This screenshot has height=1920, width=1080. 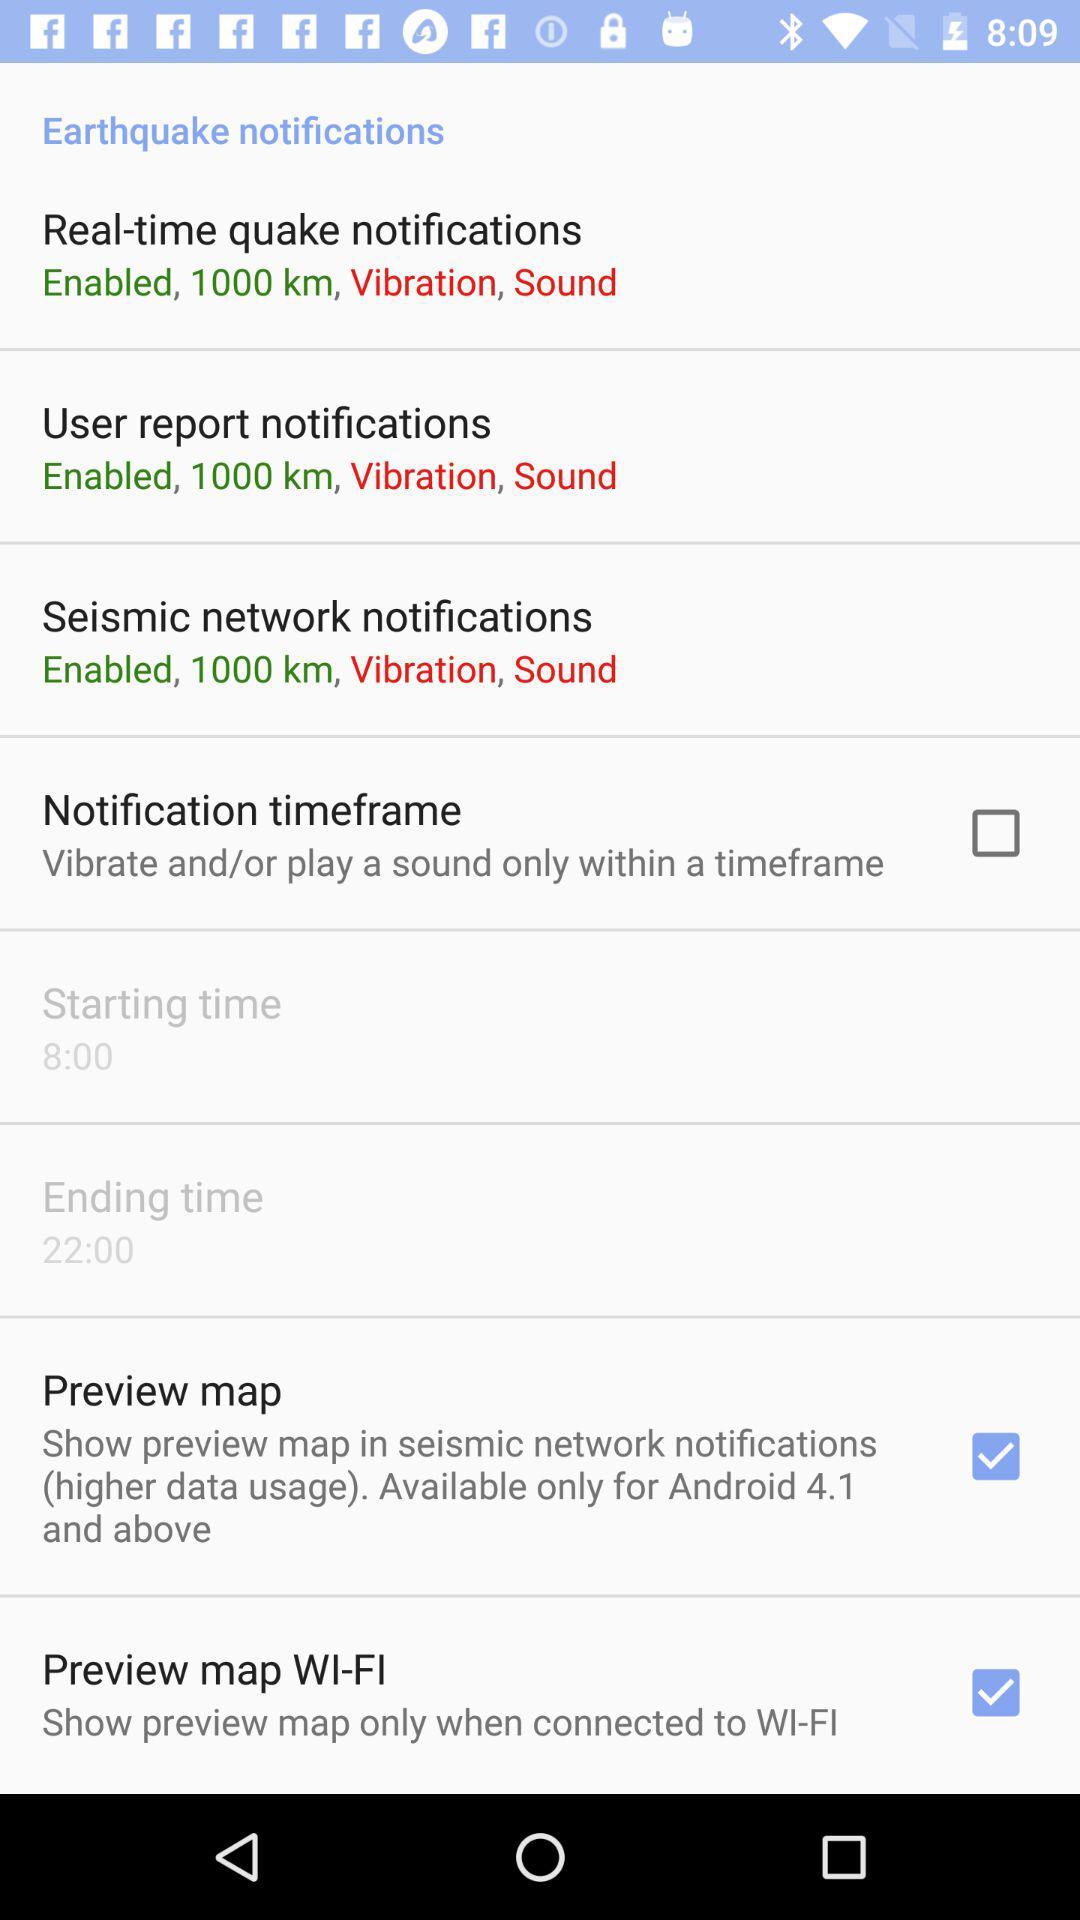 What do you see at coordinates (250, 808) in the screenshot?
I see `icon below enabled 1000 km icon` at bounding box center [250, 808].